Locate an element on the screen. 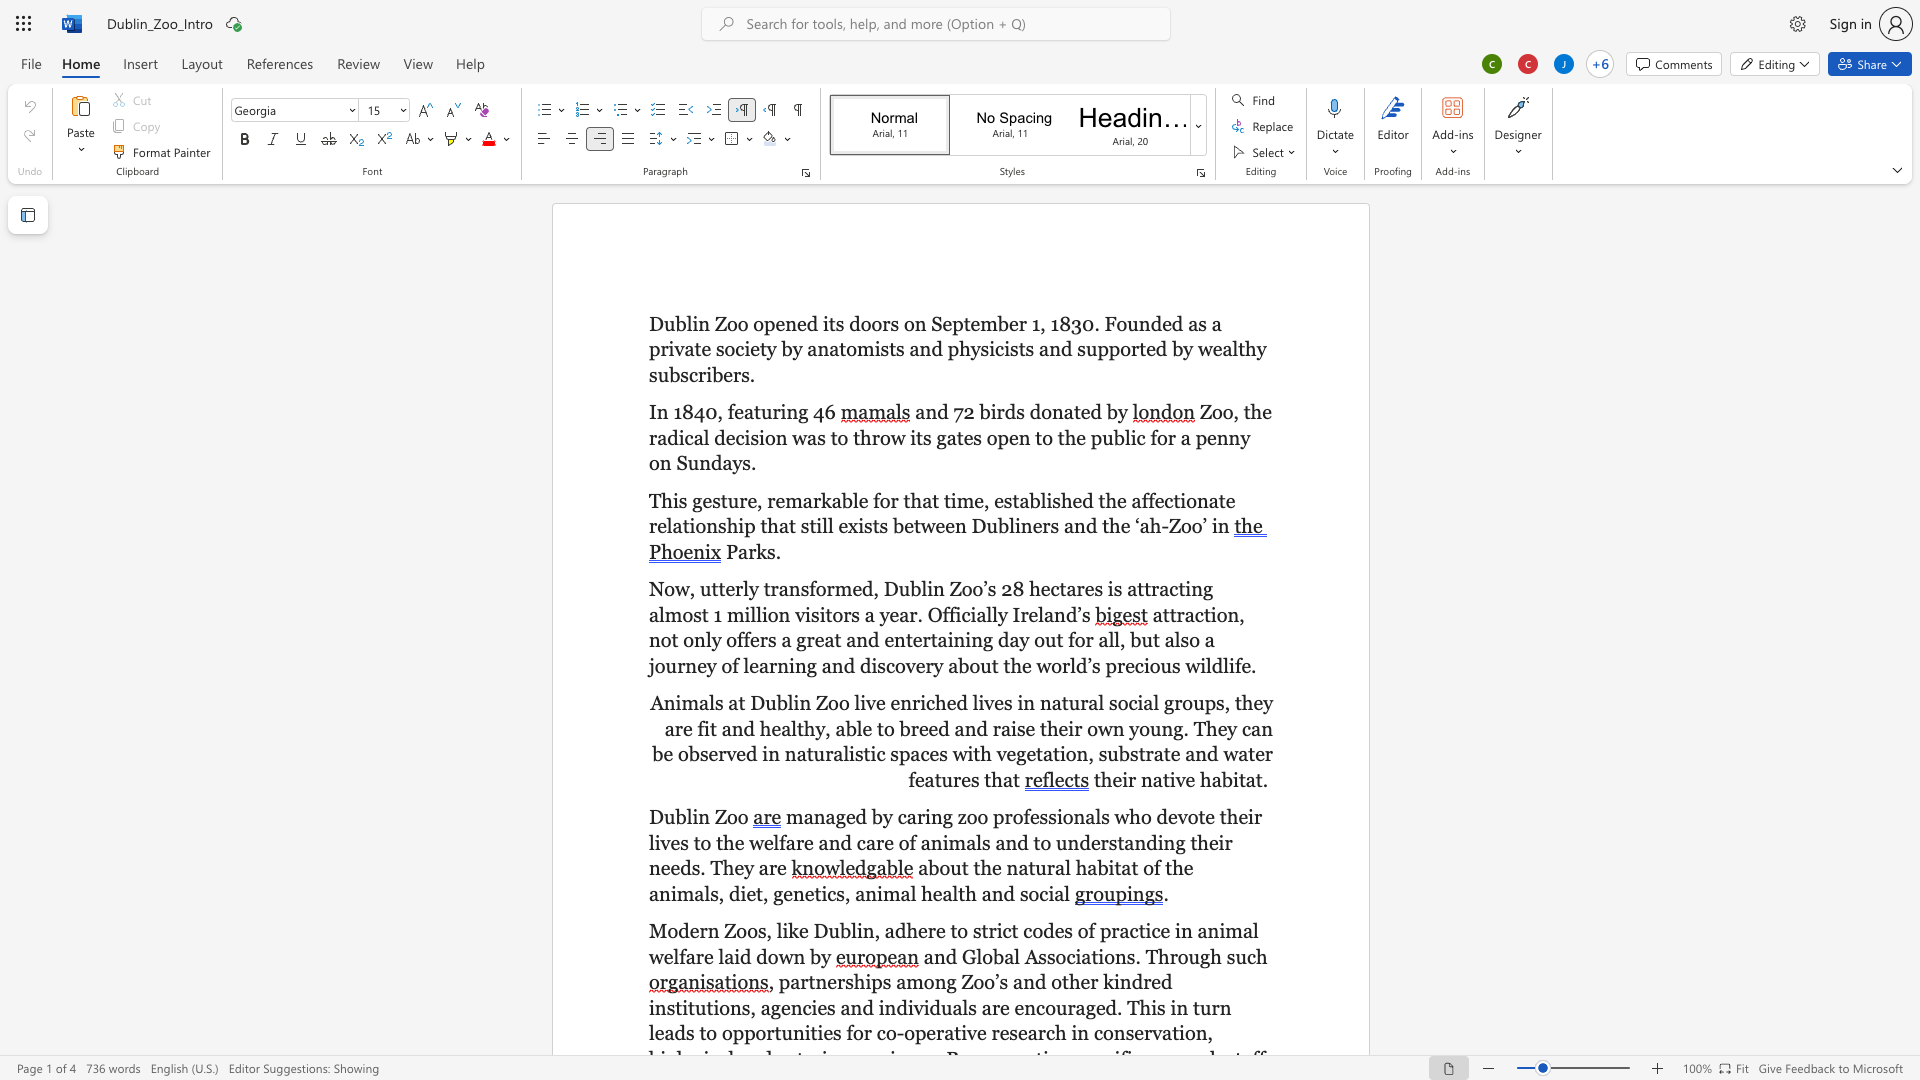 The height and width of the screenshot is (1080, 1920). the space between the continuous character "o" and "o" in the text is located at coordinates (736, 817).